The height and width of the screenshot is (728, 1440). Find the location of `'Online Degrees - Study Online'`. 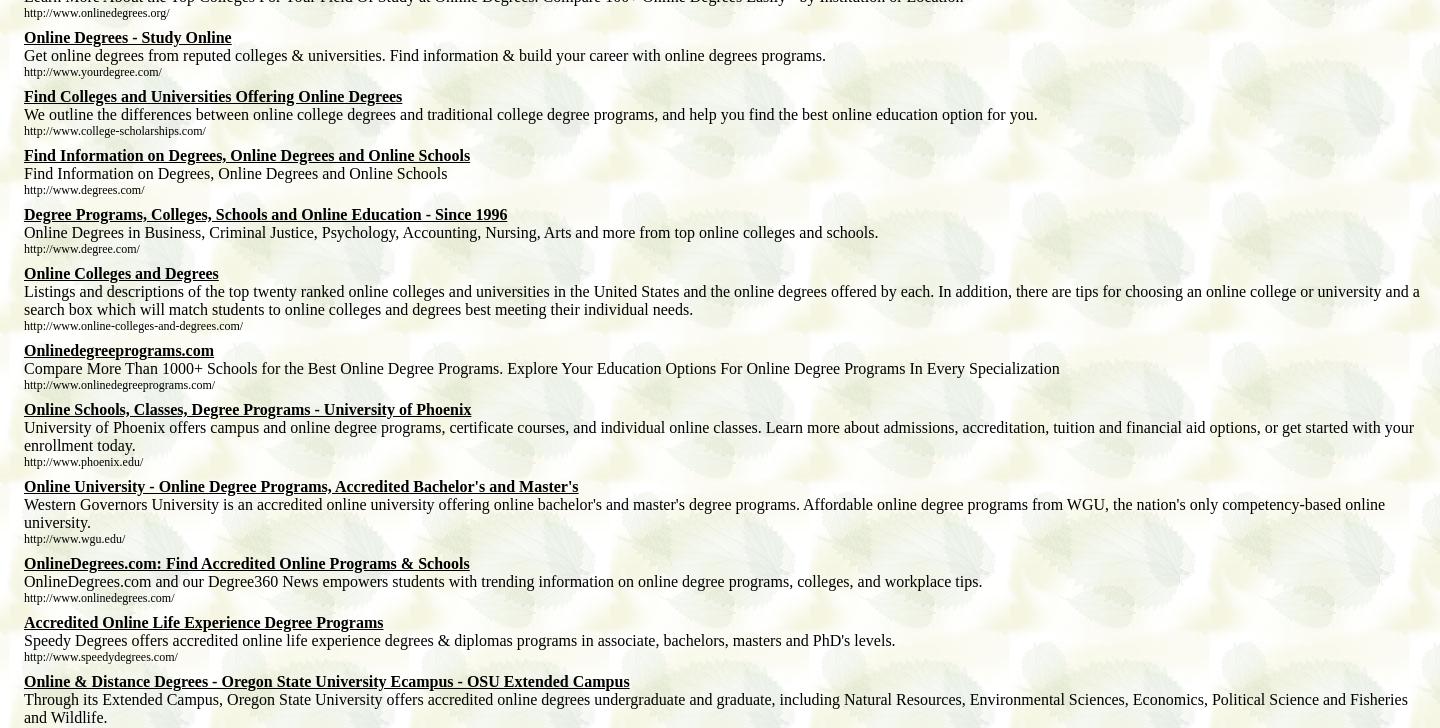

'Online Degrees - Study Online' is located at coordinates (126, 37).